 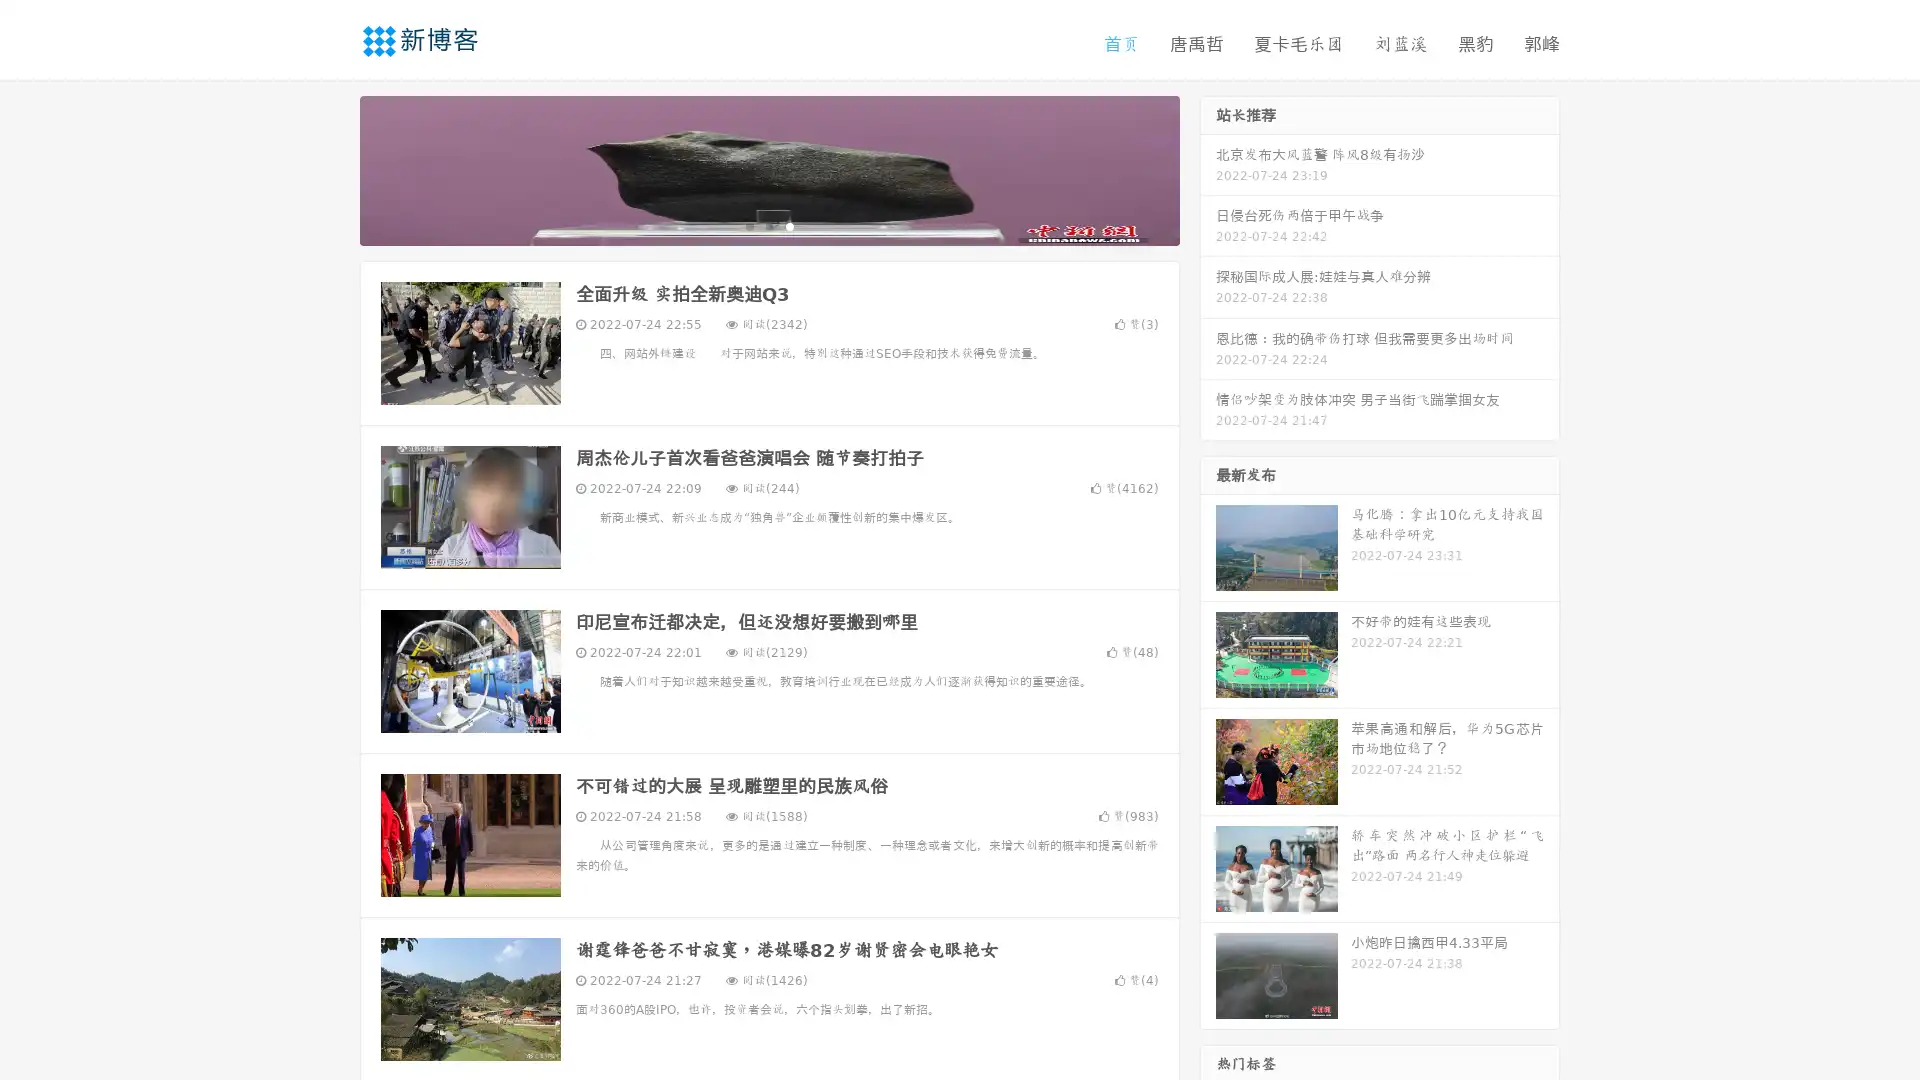 What do you see at coordinates (1208, 168) in the screenshot?
I see `Next slide` at bounding box center [1208, 168].